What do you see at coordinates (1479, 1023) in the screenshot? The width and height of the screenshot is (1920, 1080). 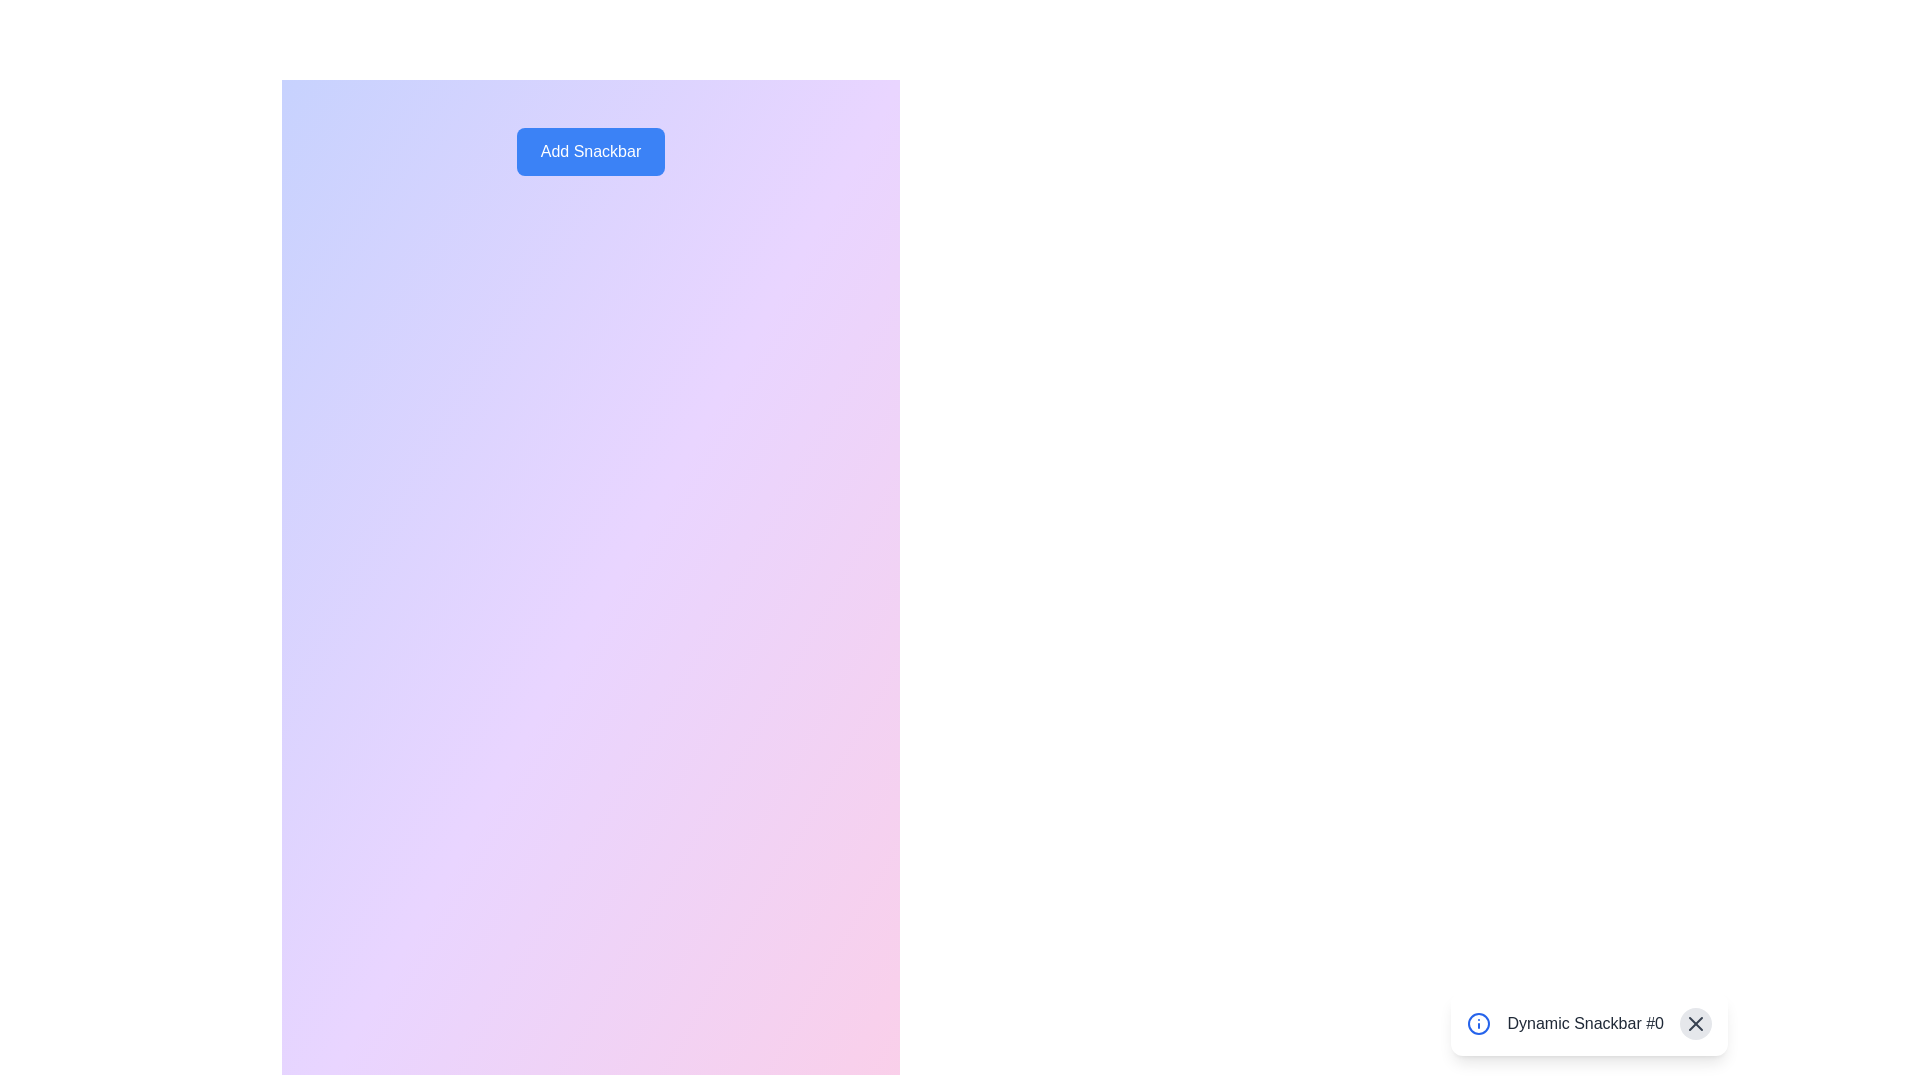 I see `the SVG Circle with a light blue outline located at the bottom-right corner of the interface, which is part of an information icon` at bounding box center [1479, 1023].